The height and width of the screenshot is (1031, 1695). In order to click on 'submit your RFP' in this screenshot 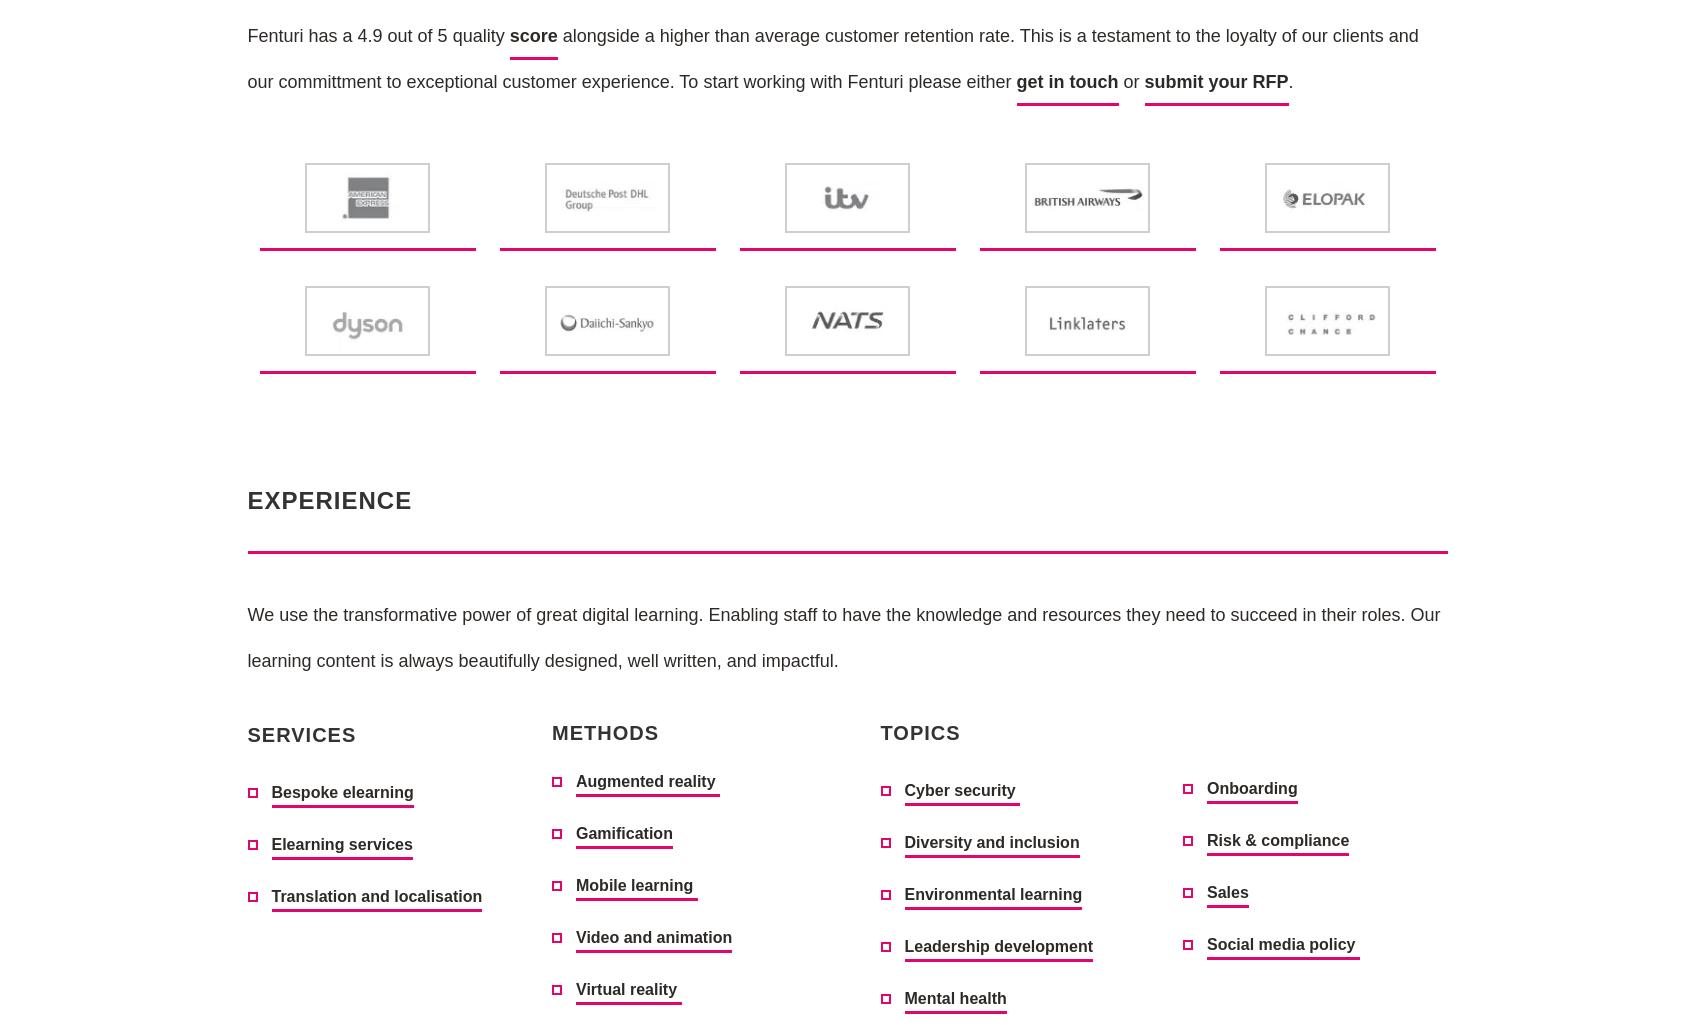, I will do `click(1215, 81)`.